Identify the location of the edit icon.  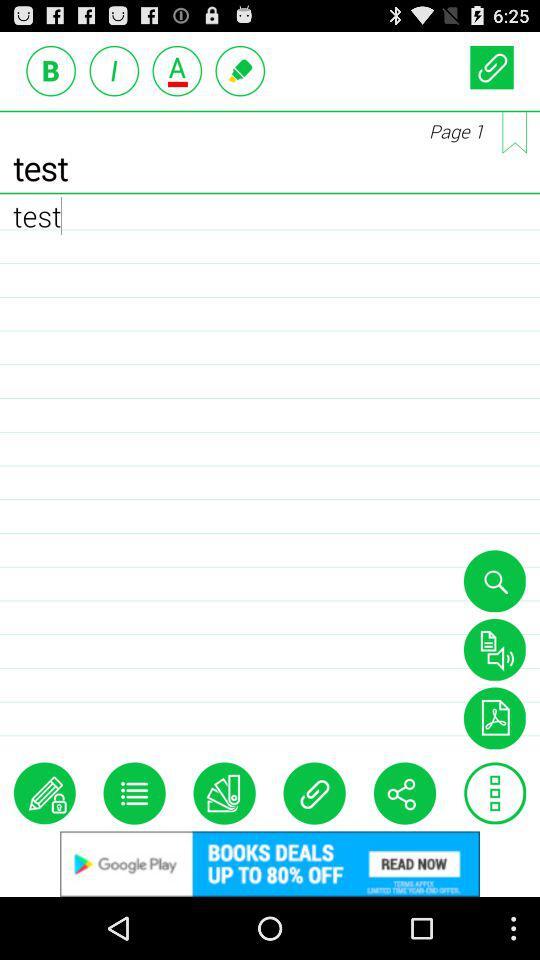
(44, 848).